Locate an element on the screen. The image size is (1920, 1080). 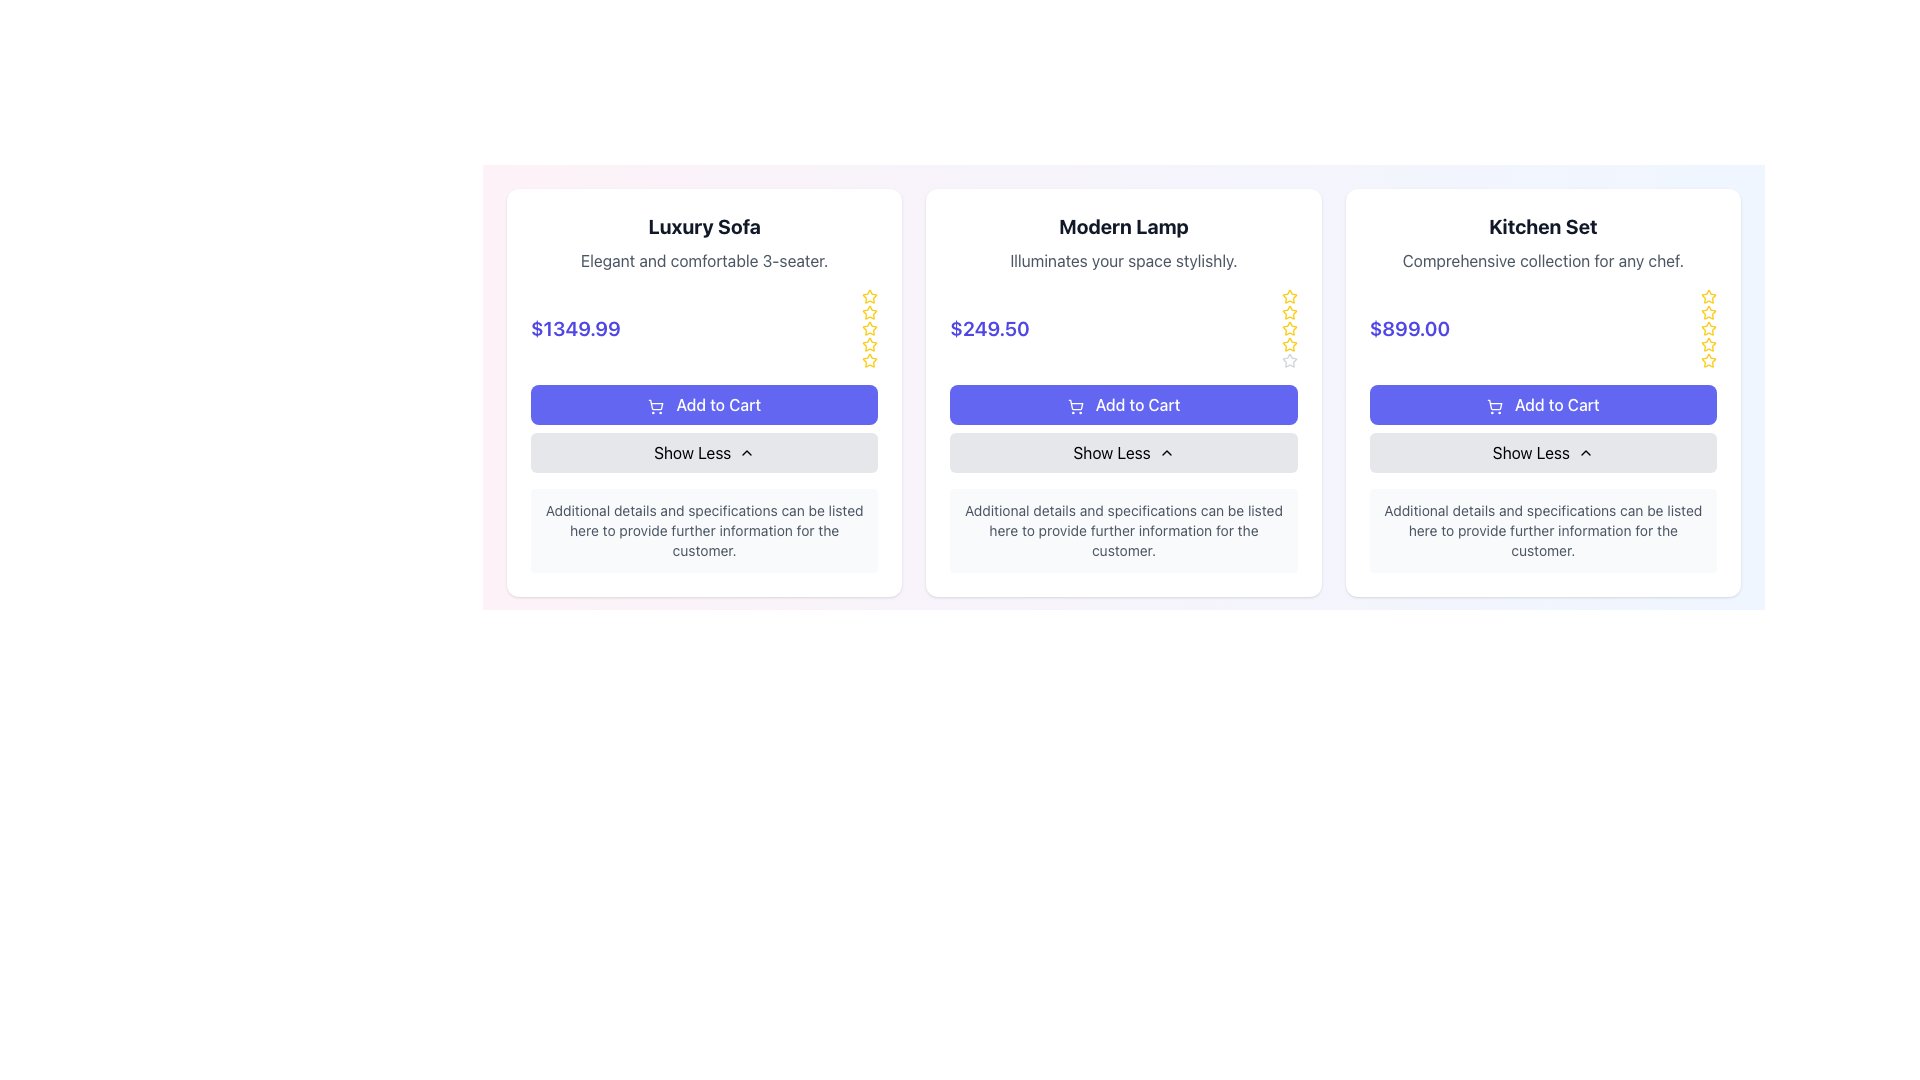
the upward-pointing chevron icon located to the right of the 'Show Less' text within the button on the 'Kitchen Set' card is located at coordinates (1584, 452).